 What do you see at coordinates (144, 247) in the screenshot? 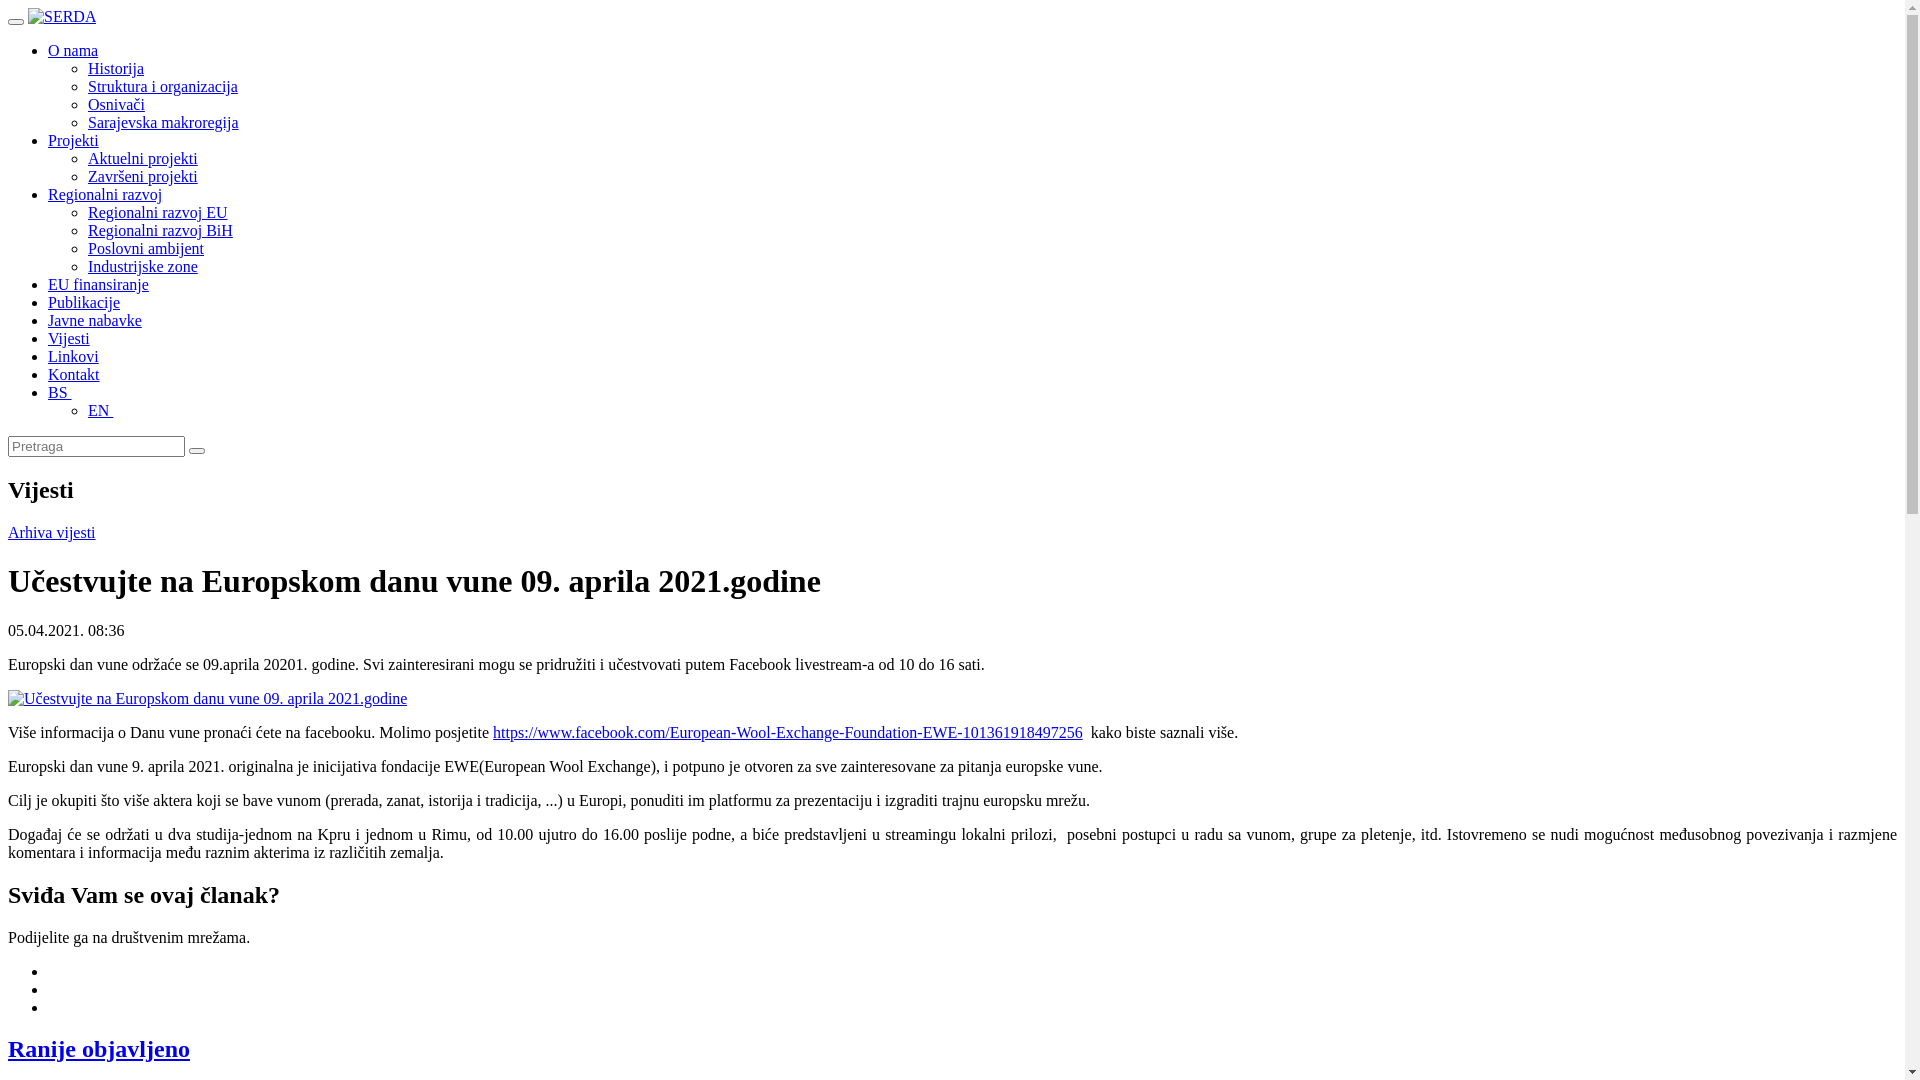
I see `'Poslovni ambijent'` at bounding box center [144, 247].